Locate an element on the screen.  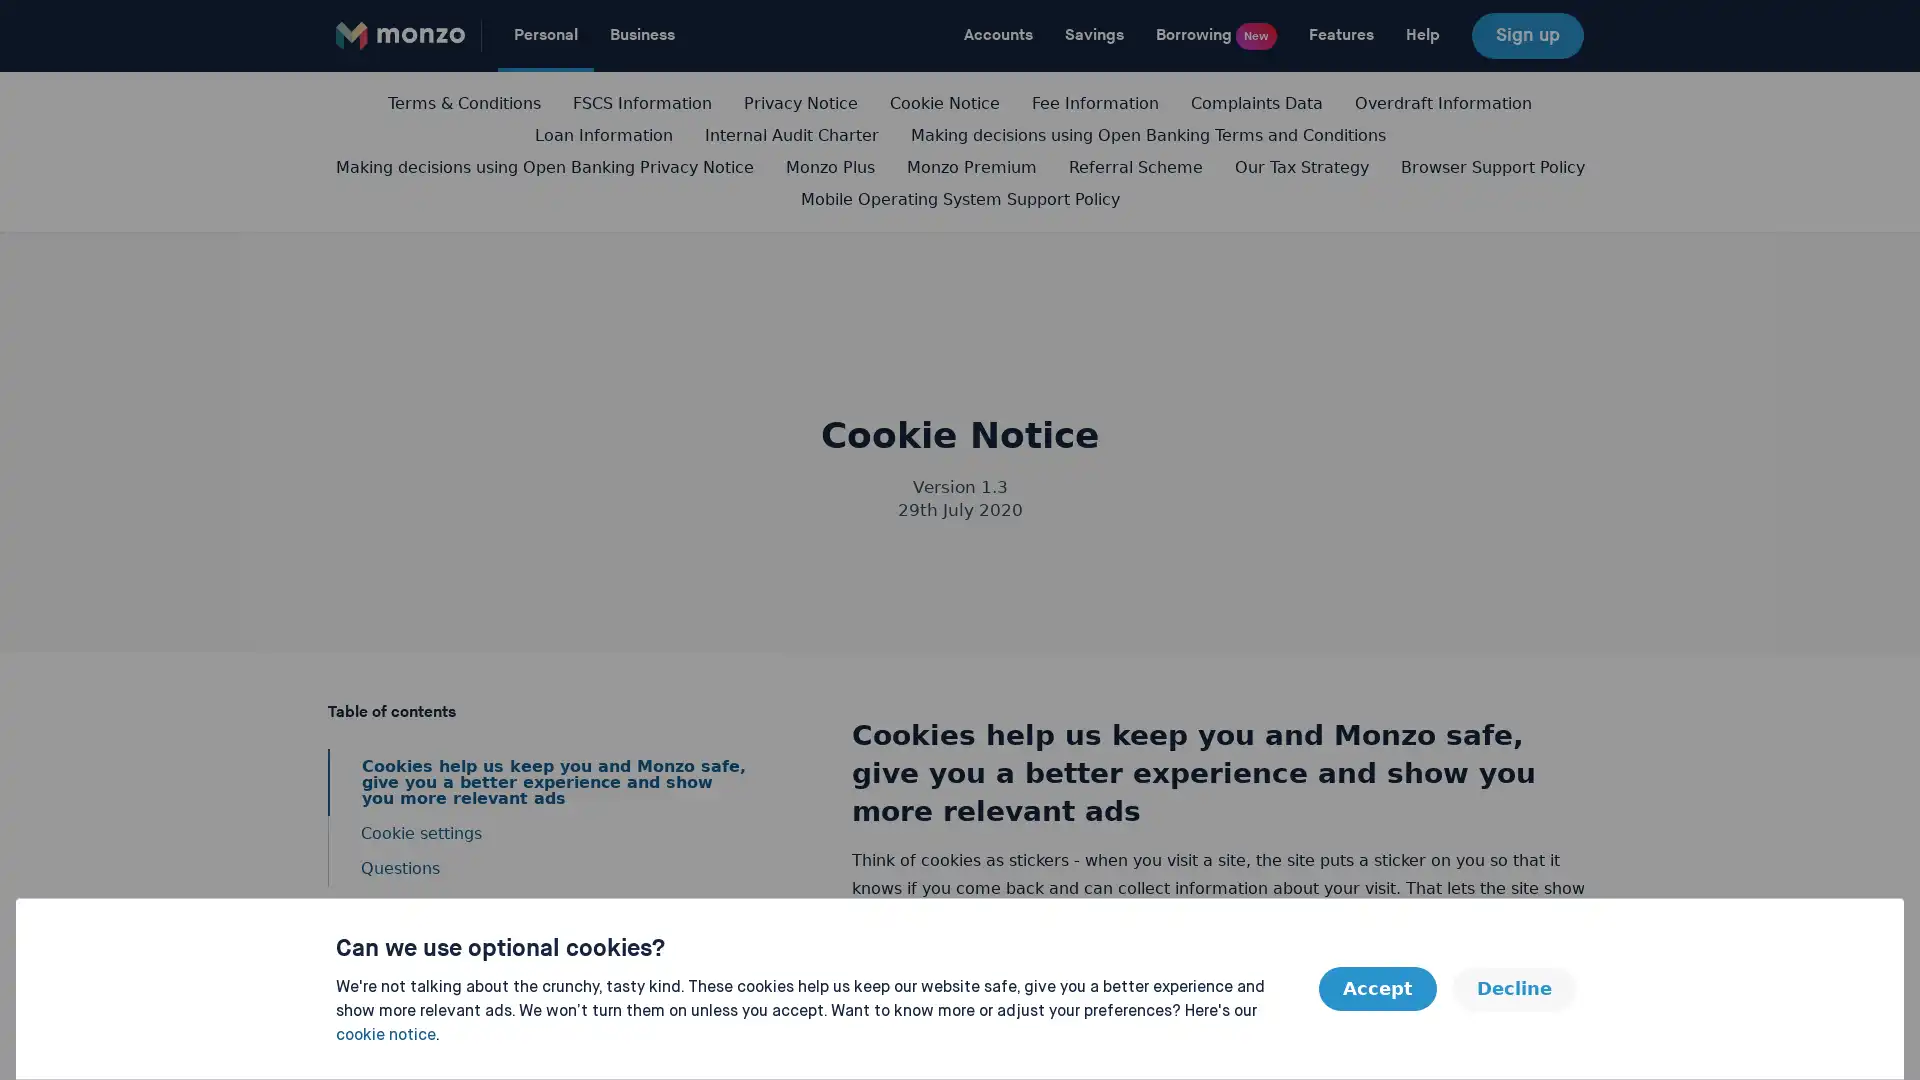
Accept is located at coordinates (1376, 987).